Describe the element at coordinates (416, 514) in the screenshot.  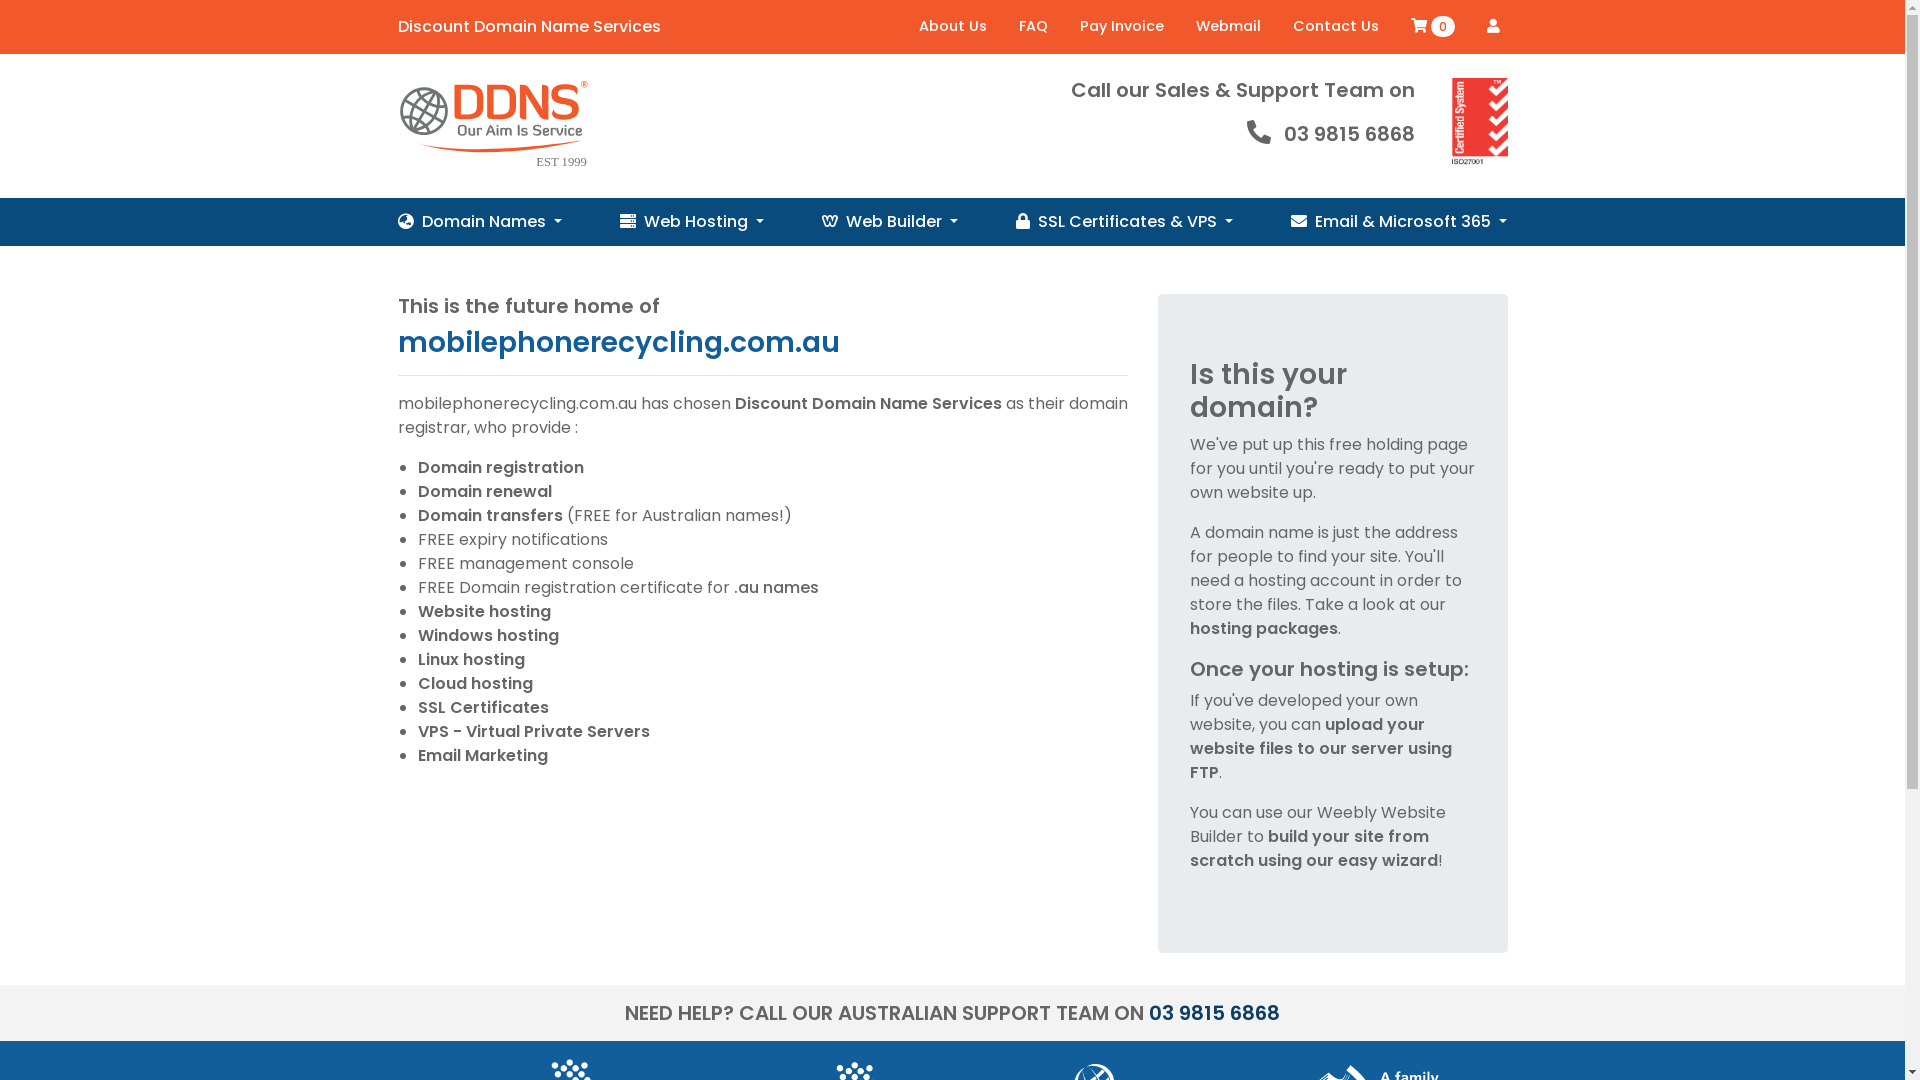
I see `'Domain transfers'` at that location.